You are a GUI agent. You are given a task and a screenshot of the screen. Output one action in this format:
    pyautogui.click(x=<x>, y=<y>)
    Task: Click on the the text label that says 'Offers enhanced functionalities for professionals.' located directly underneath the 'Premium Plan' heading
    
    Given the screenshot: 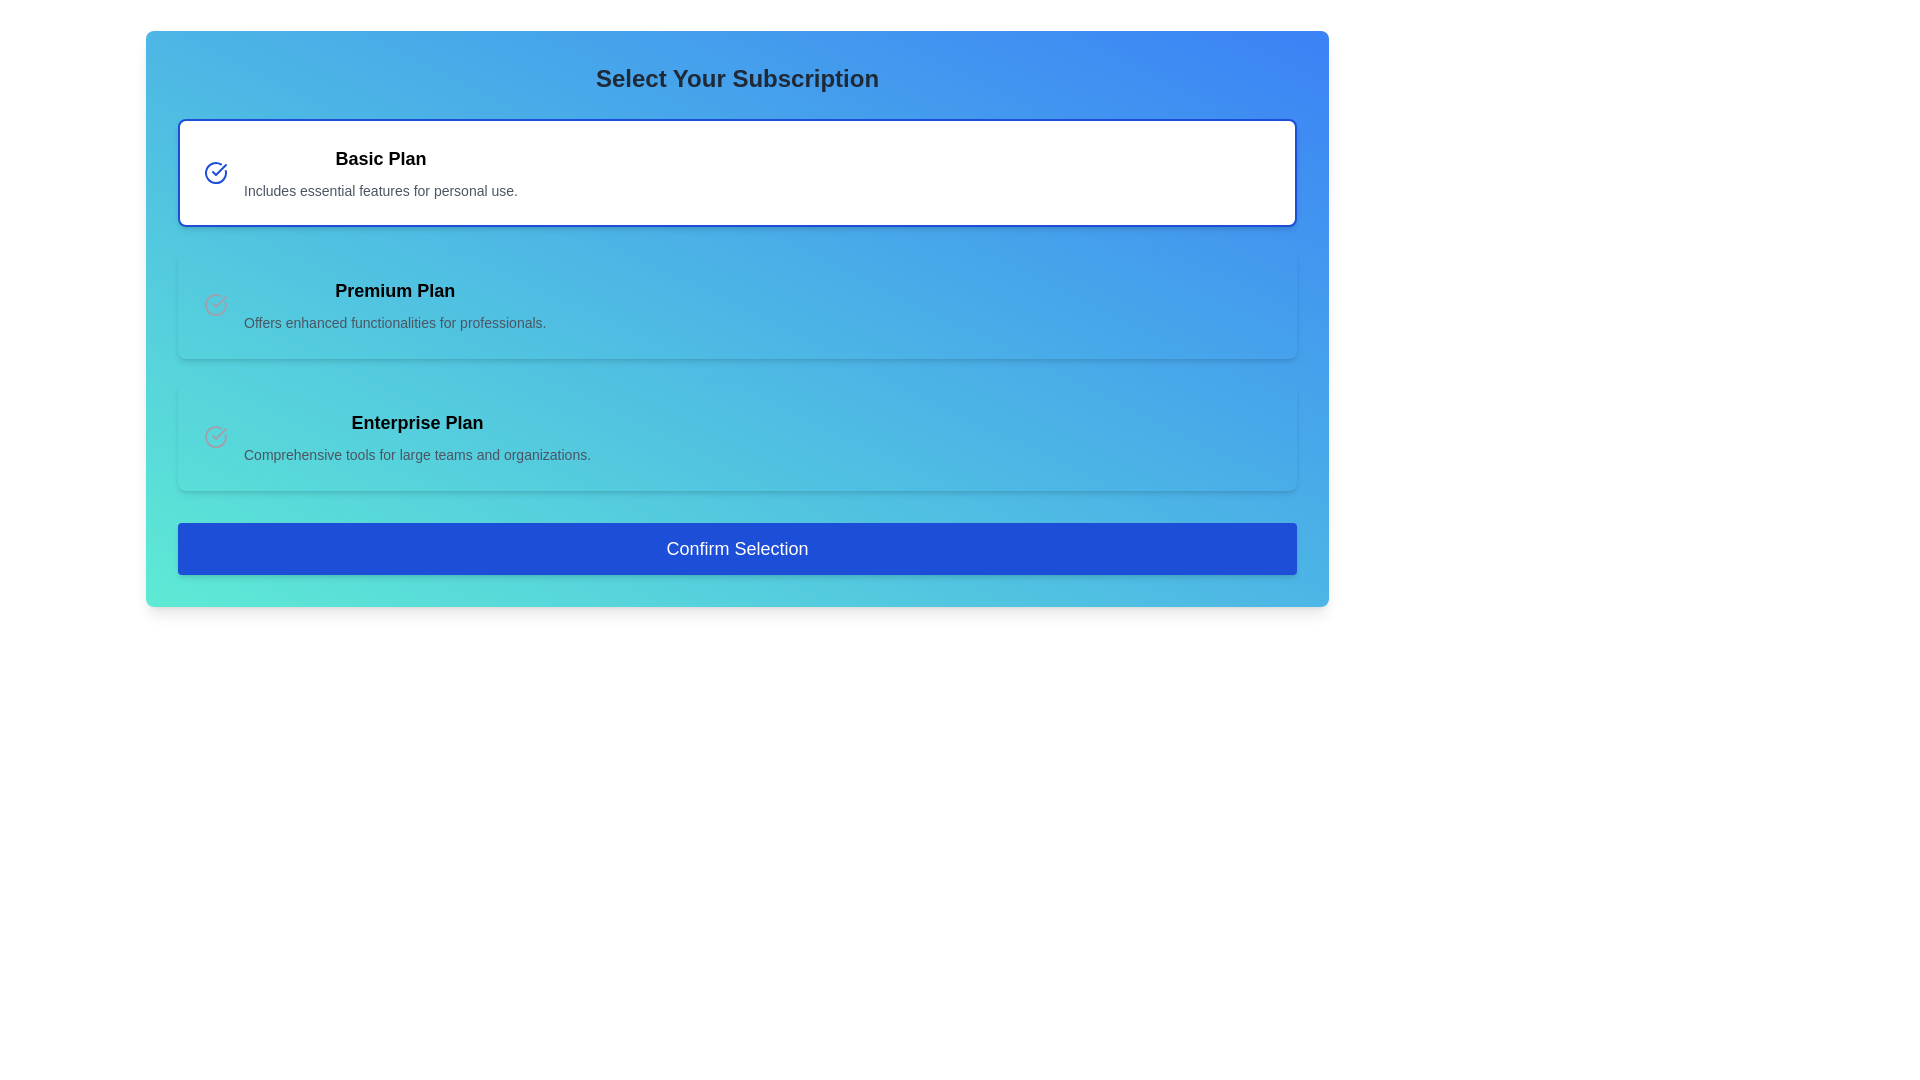 What is the action you would take?
    pyautogui.click(x=395, y=322)
    